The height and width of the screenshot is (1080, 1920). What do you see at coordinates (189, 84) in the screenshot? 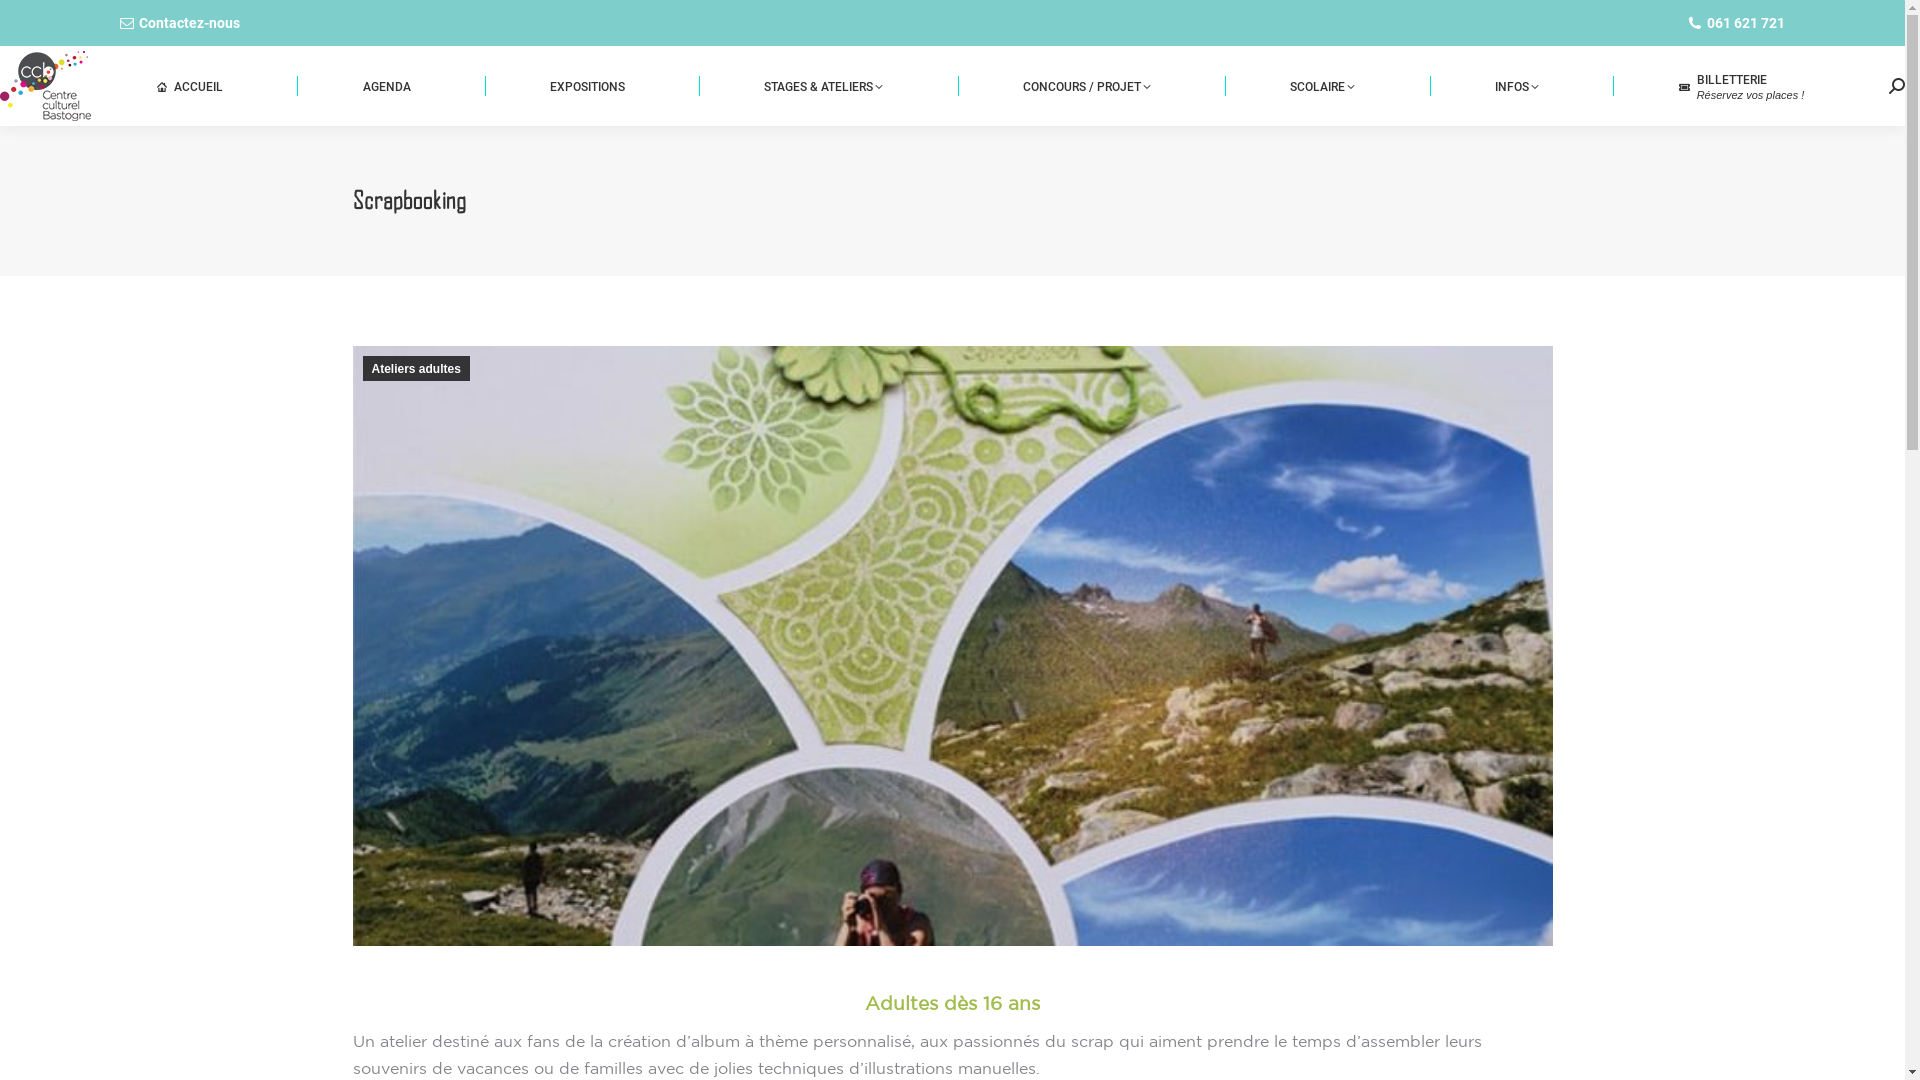
I see `'ACCUEIL'` at bounding box center [189, 84].